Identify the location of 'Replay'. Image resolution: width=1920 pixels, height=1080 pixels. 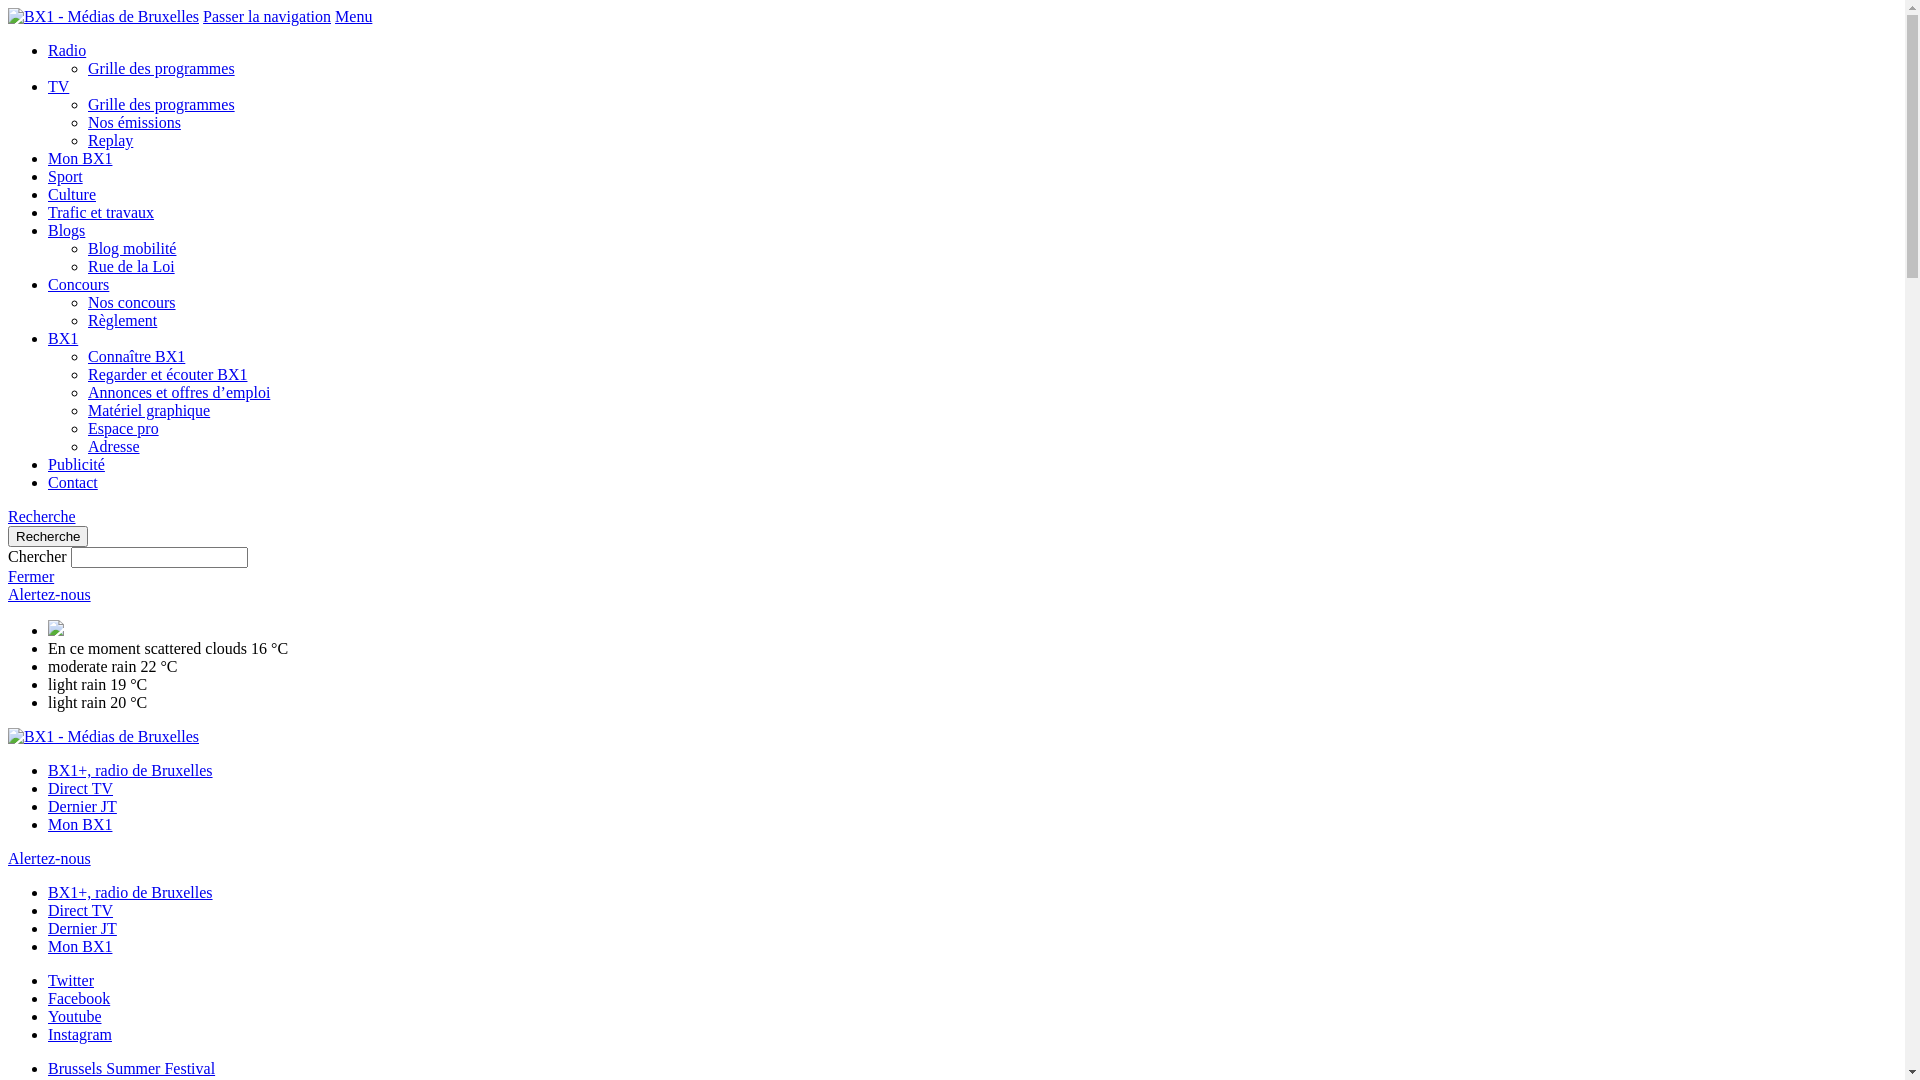
(109, 139).